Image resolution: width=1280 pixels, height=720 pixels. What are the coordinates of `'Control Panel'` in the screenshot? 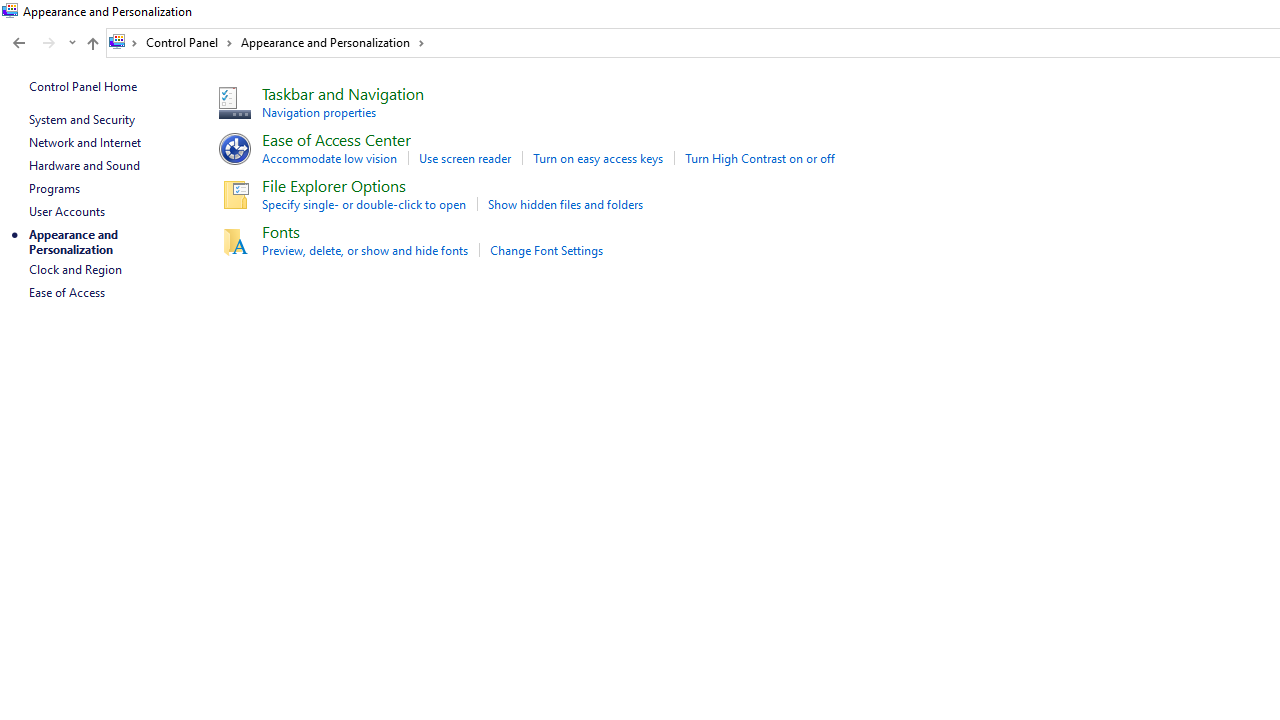 It's located at (189, 42).